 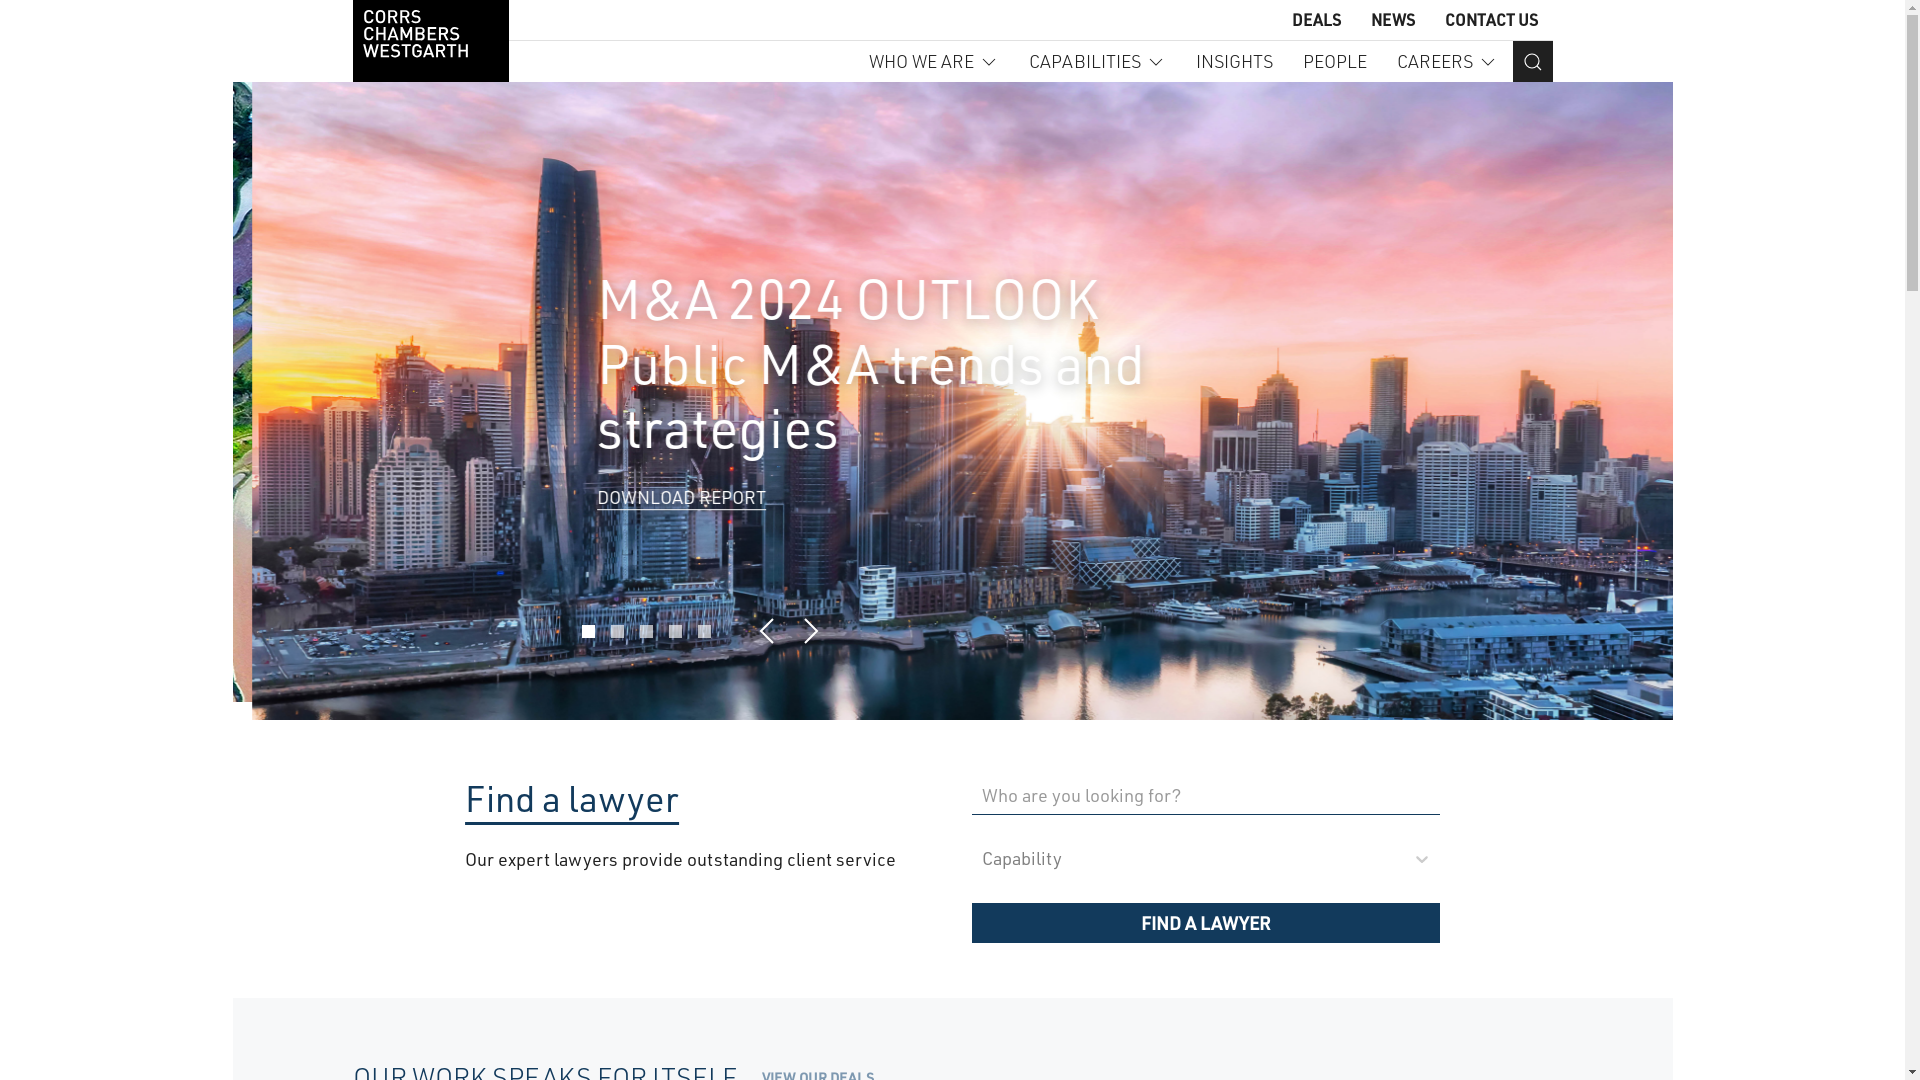 I want to click on 'PEOPLE', so click(x=1334, y=60).